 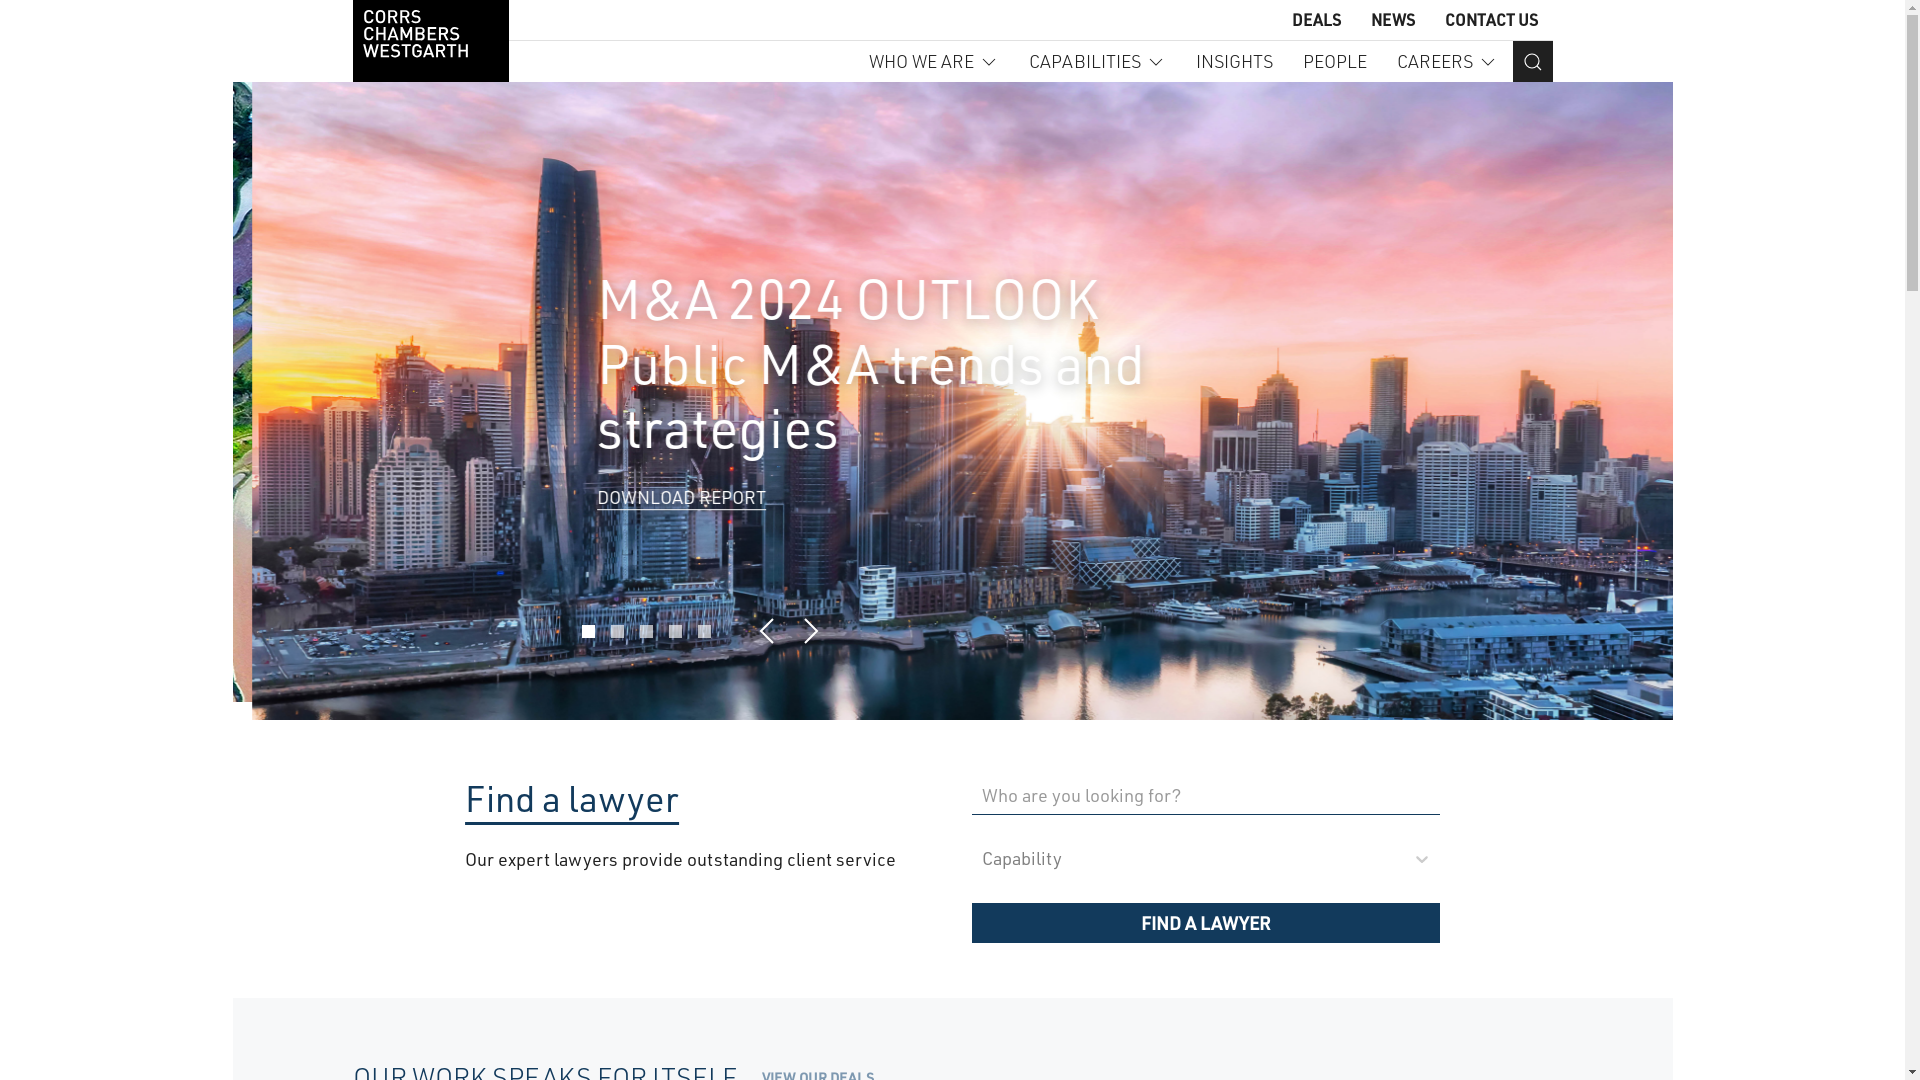 I want to click on 'PEOPLE', so click(x=1334, y=60).